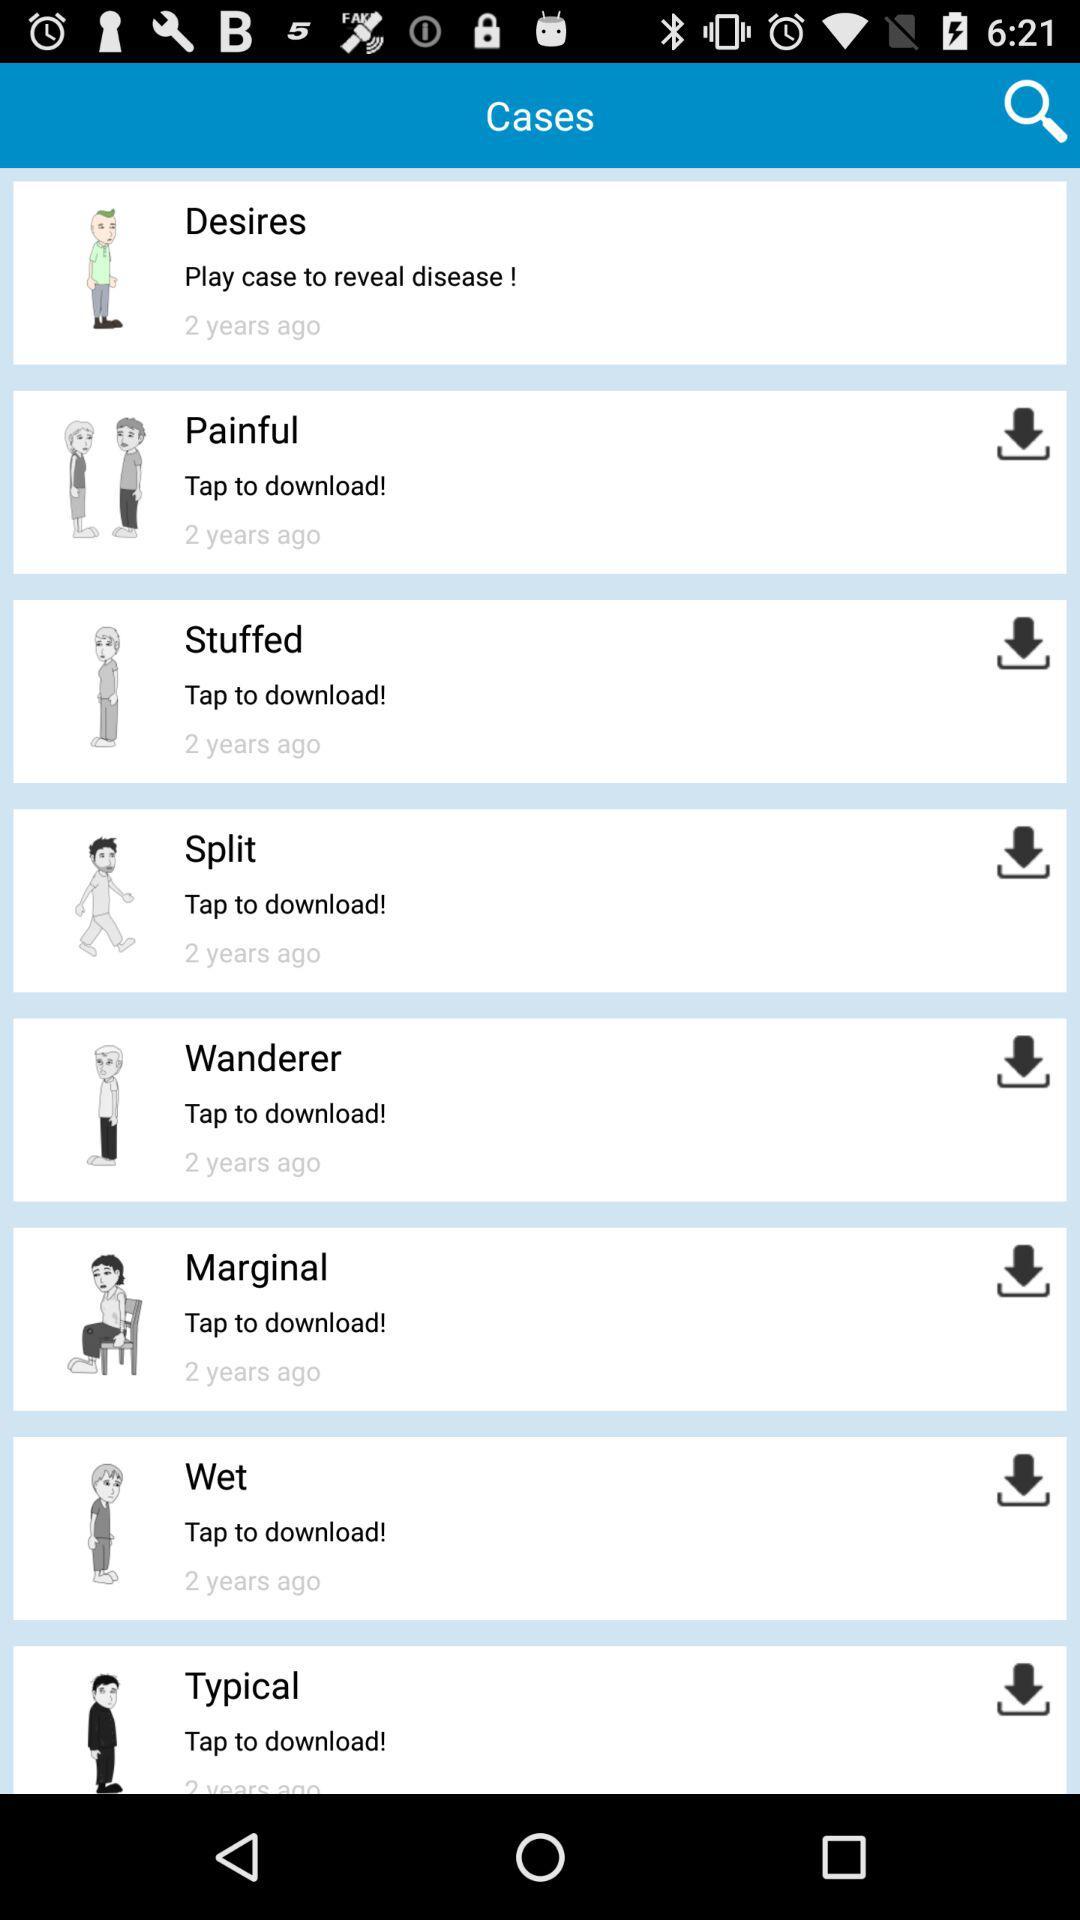 This screenshot has width=1080, height=1920. I want to click on app above tap to download! app, so click(241, 1683).